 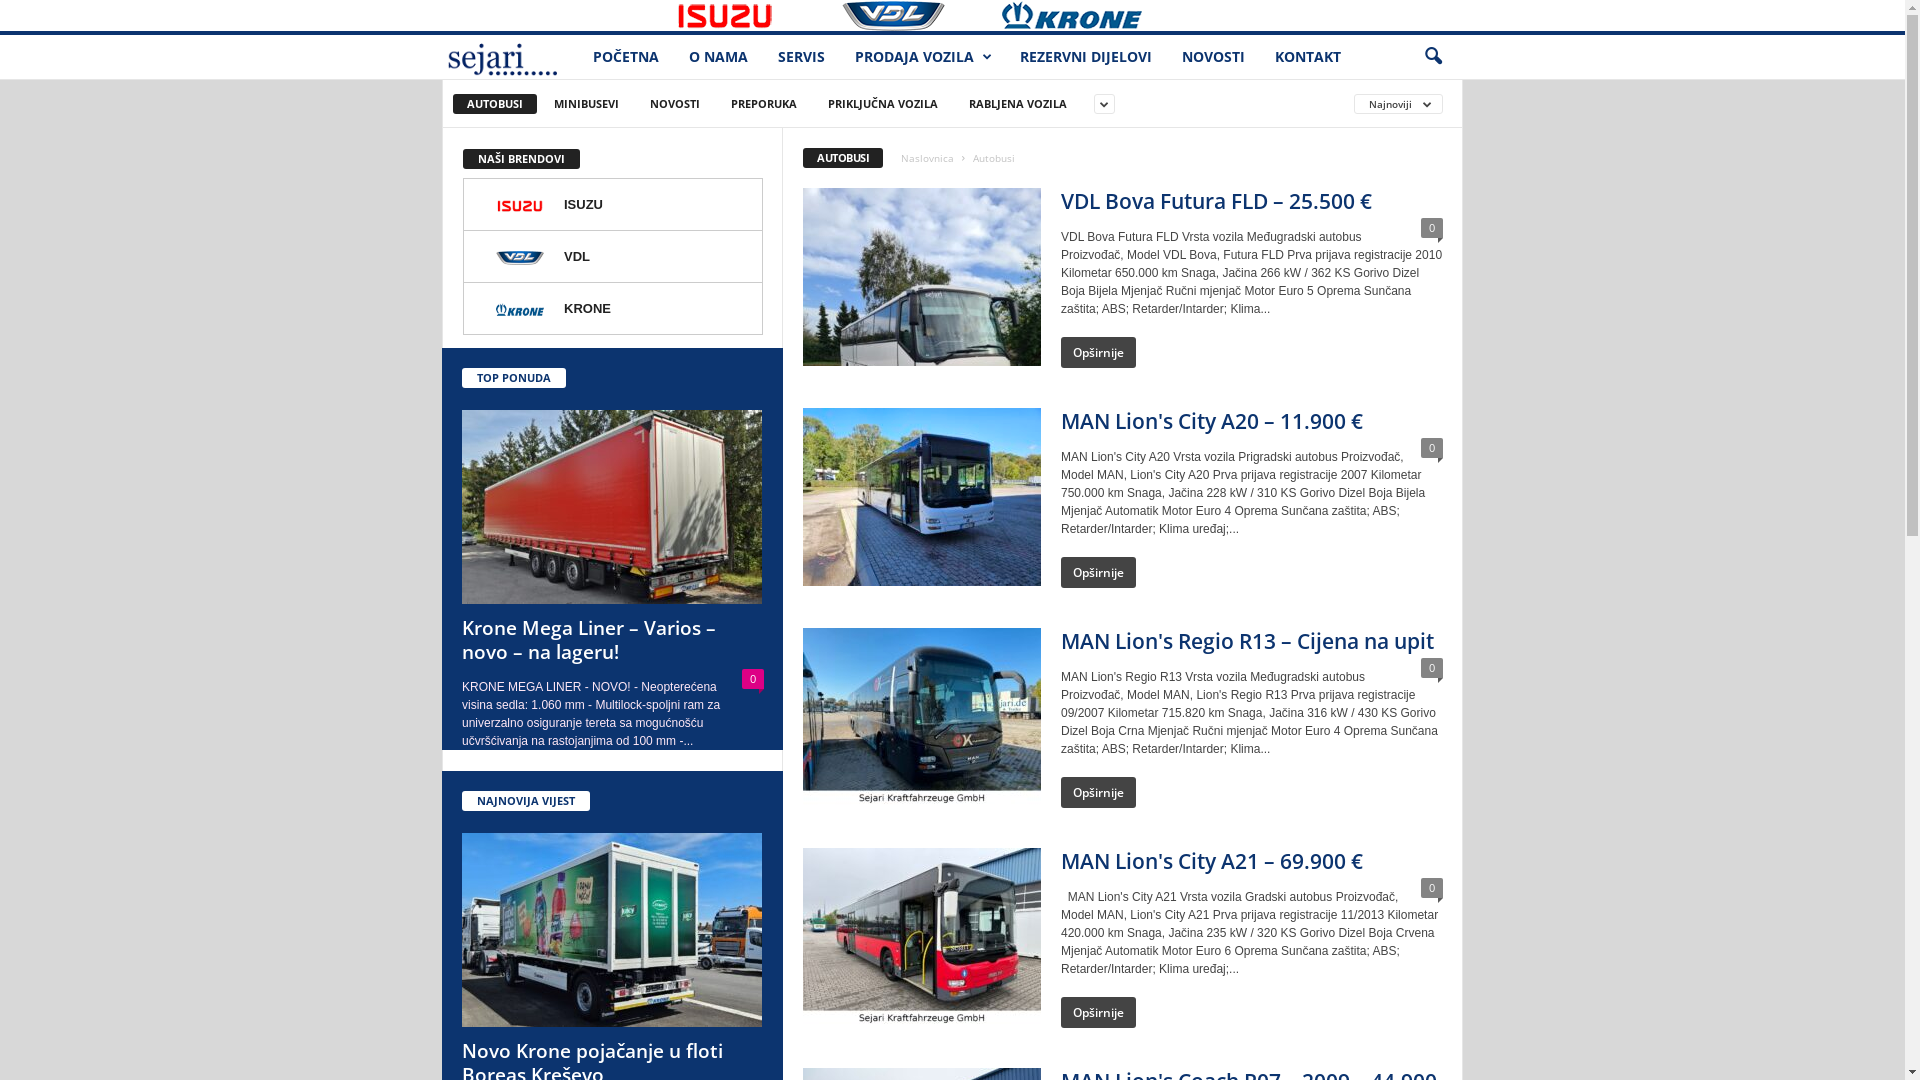 I want to click on 'Sejari d.o.o. Sarajevo', so click(x=509, y=56).